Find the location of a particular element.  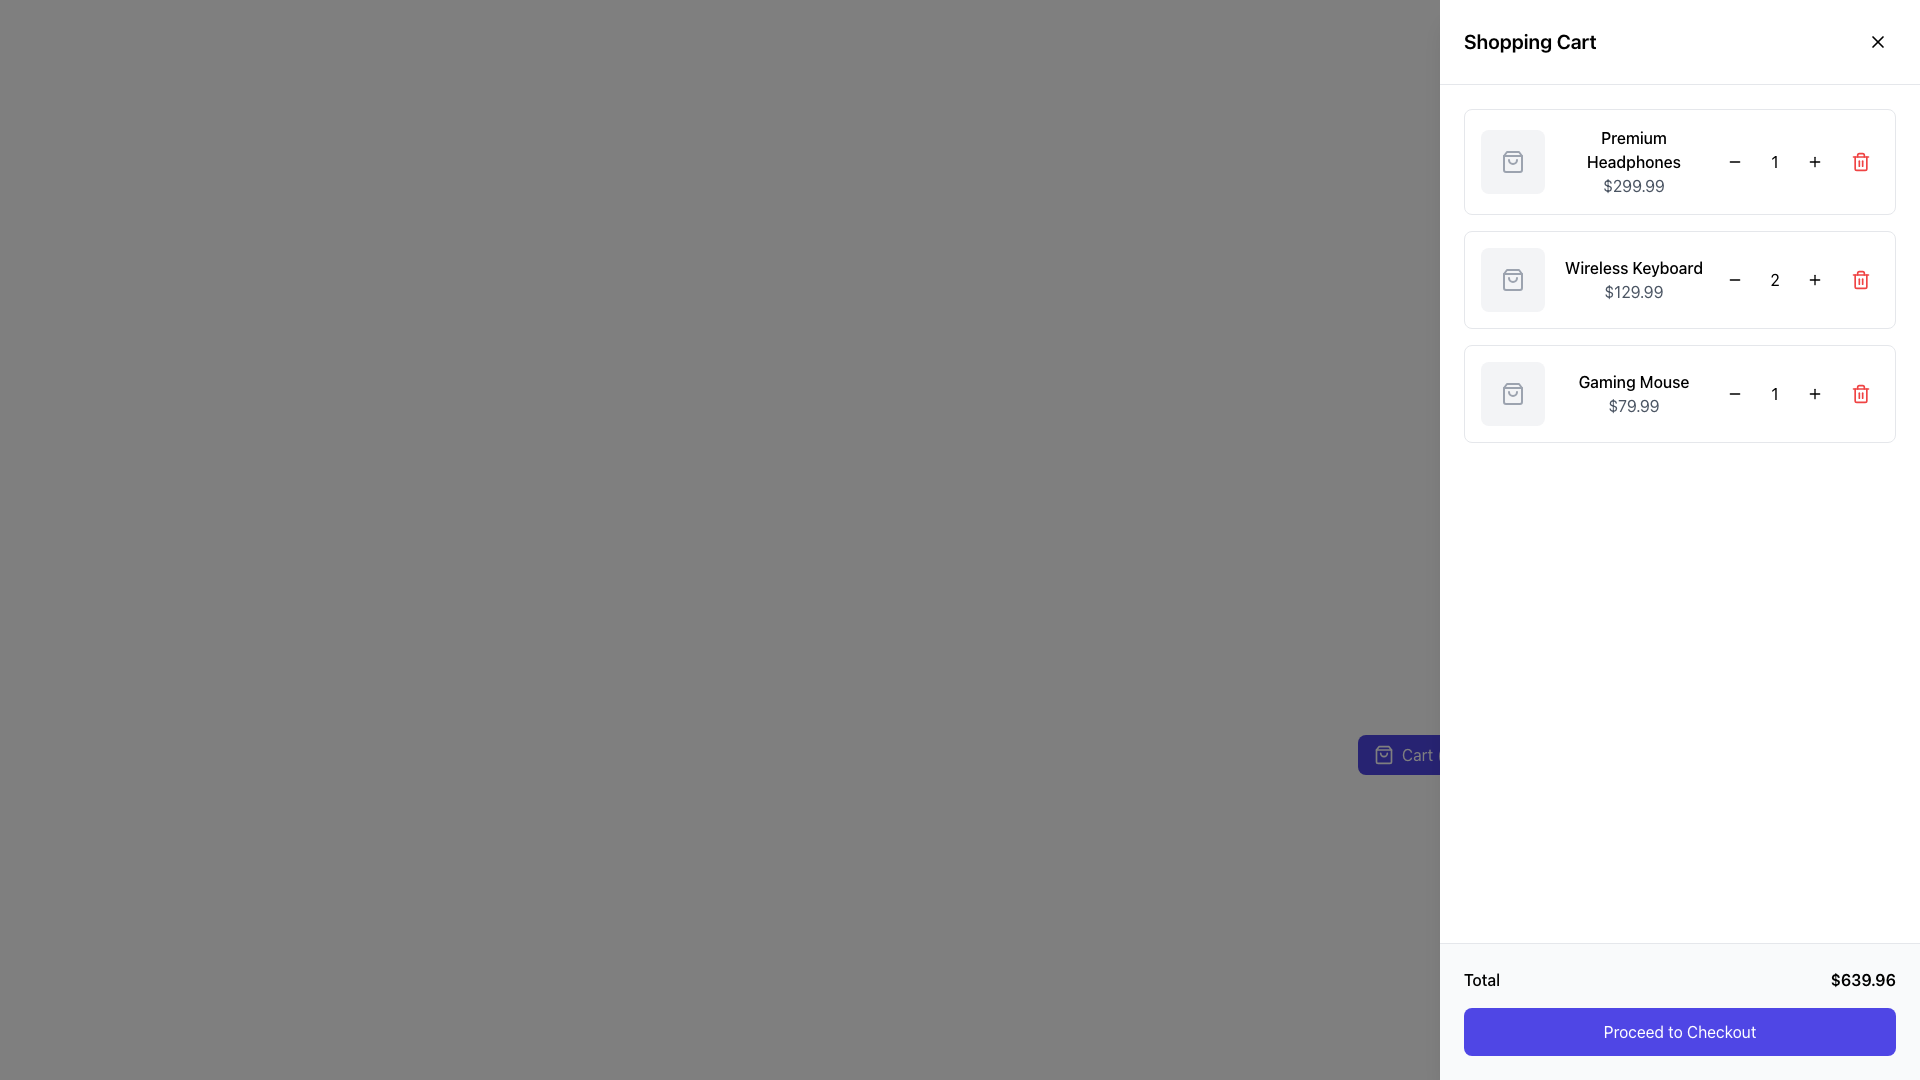

the button labeled 'Cart (3)' that contains the shopping cart icon located in the bottom right corner of the interface is located at coordinates (1382, 755).